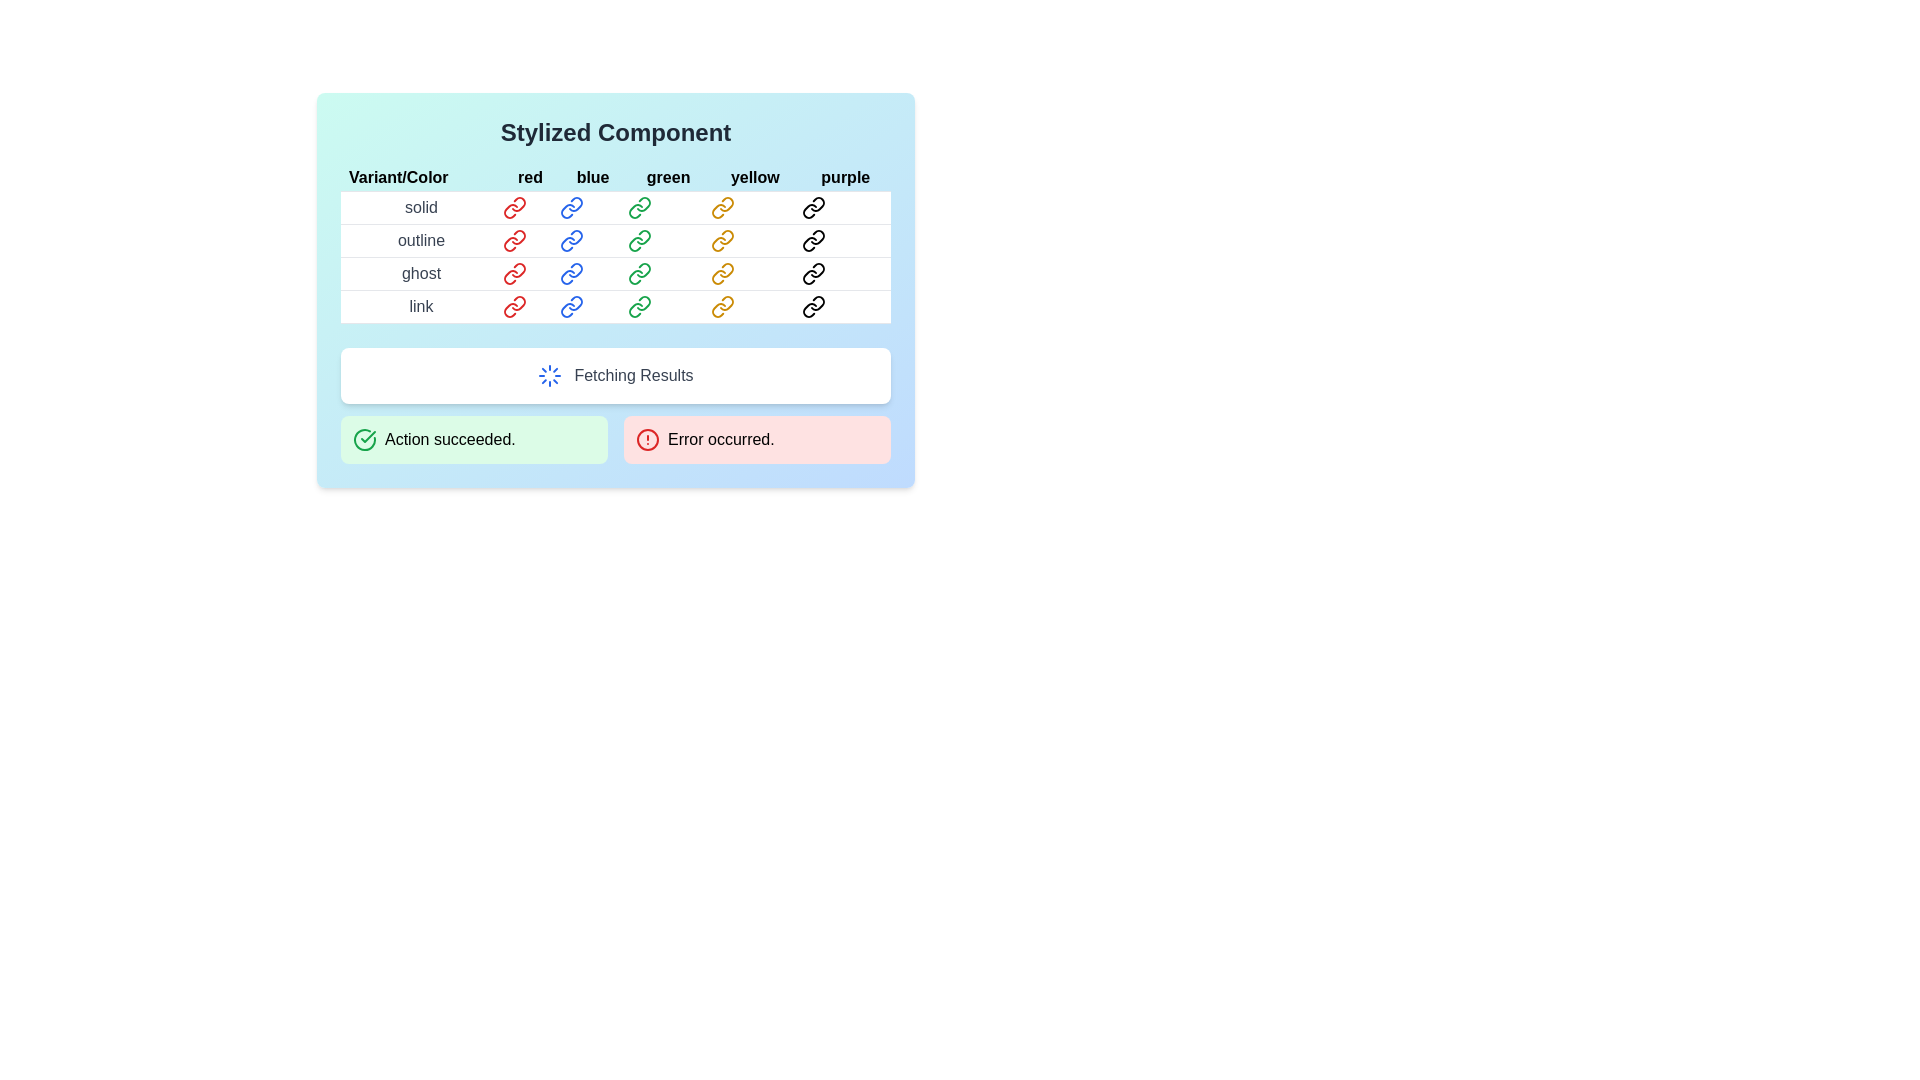 This screenshot has width=1920, height=1080. I want to click on the SVG icon styled as a link located in the third position of the top row under the 'green' column in the main table, so click(640, 208).